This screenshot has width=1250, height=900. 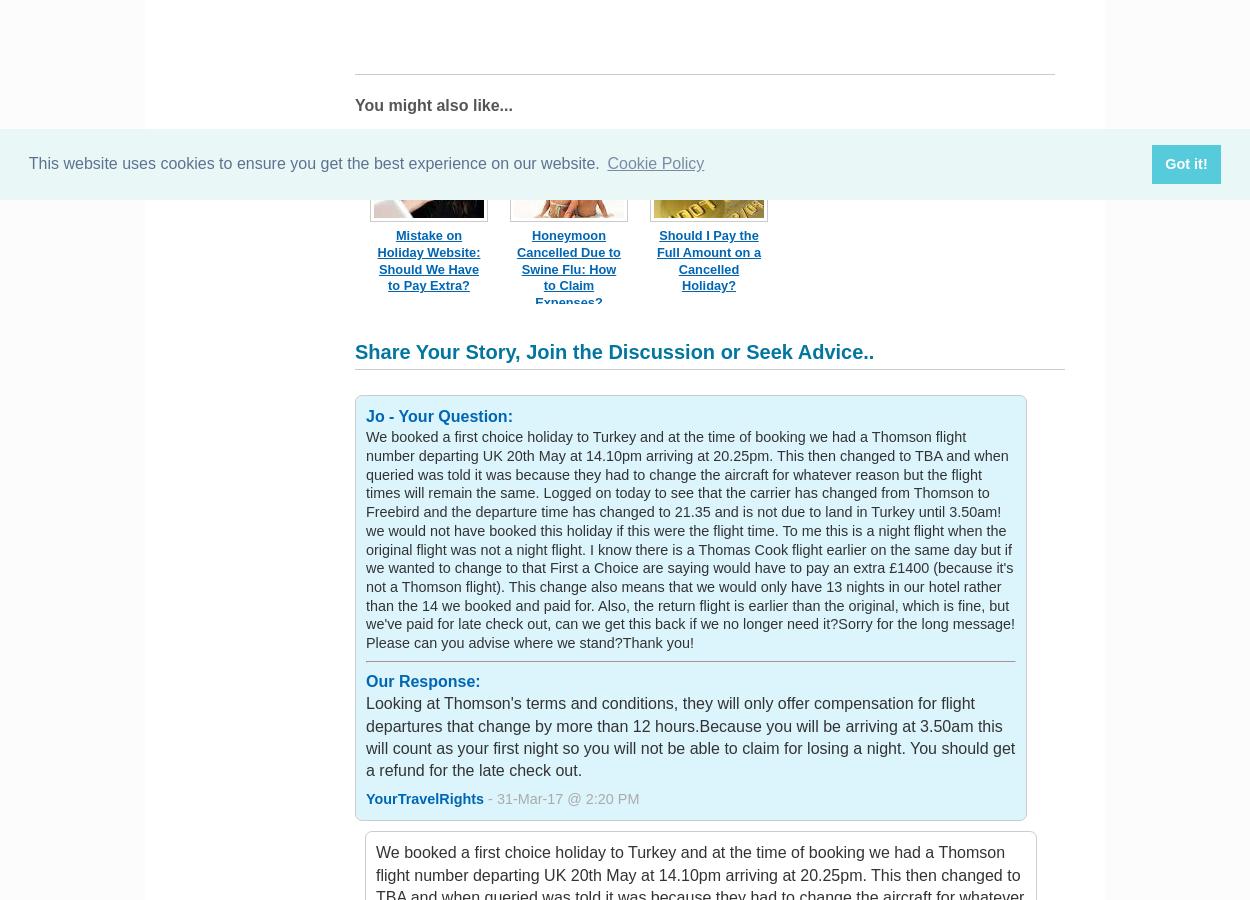 I want to click on 'Share Your Story, Join the Discussion or Seek Advice..', so click(x=613, y=351).